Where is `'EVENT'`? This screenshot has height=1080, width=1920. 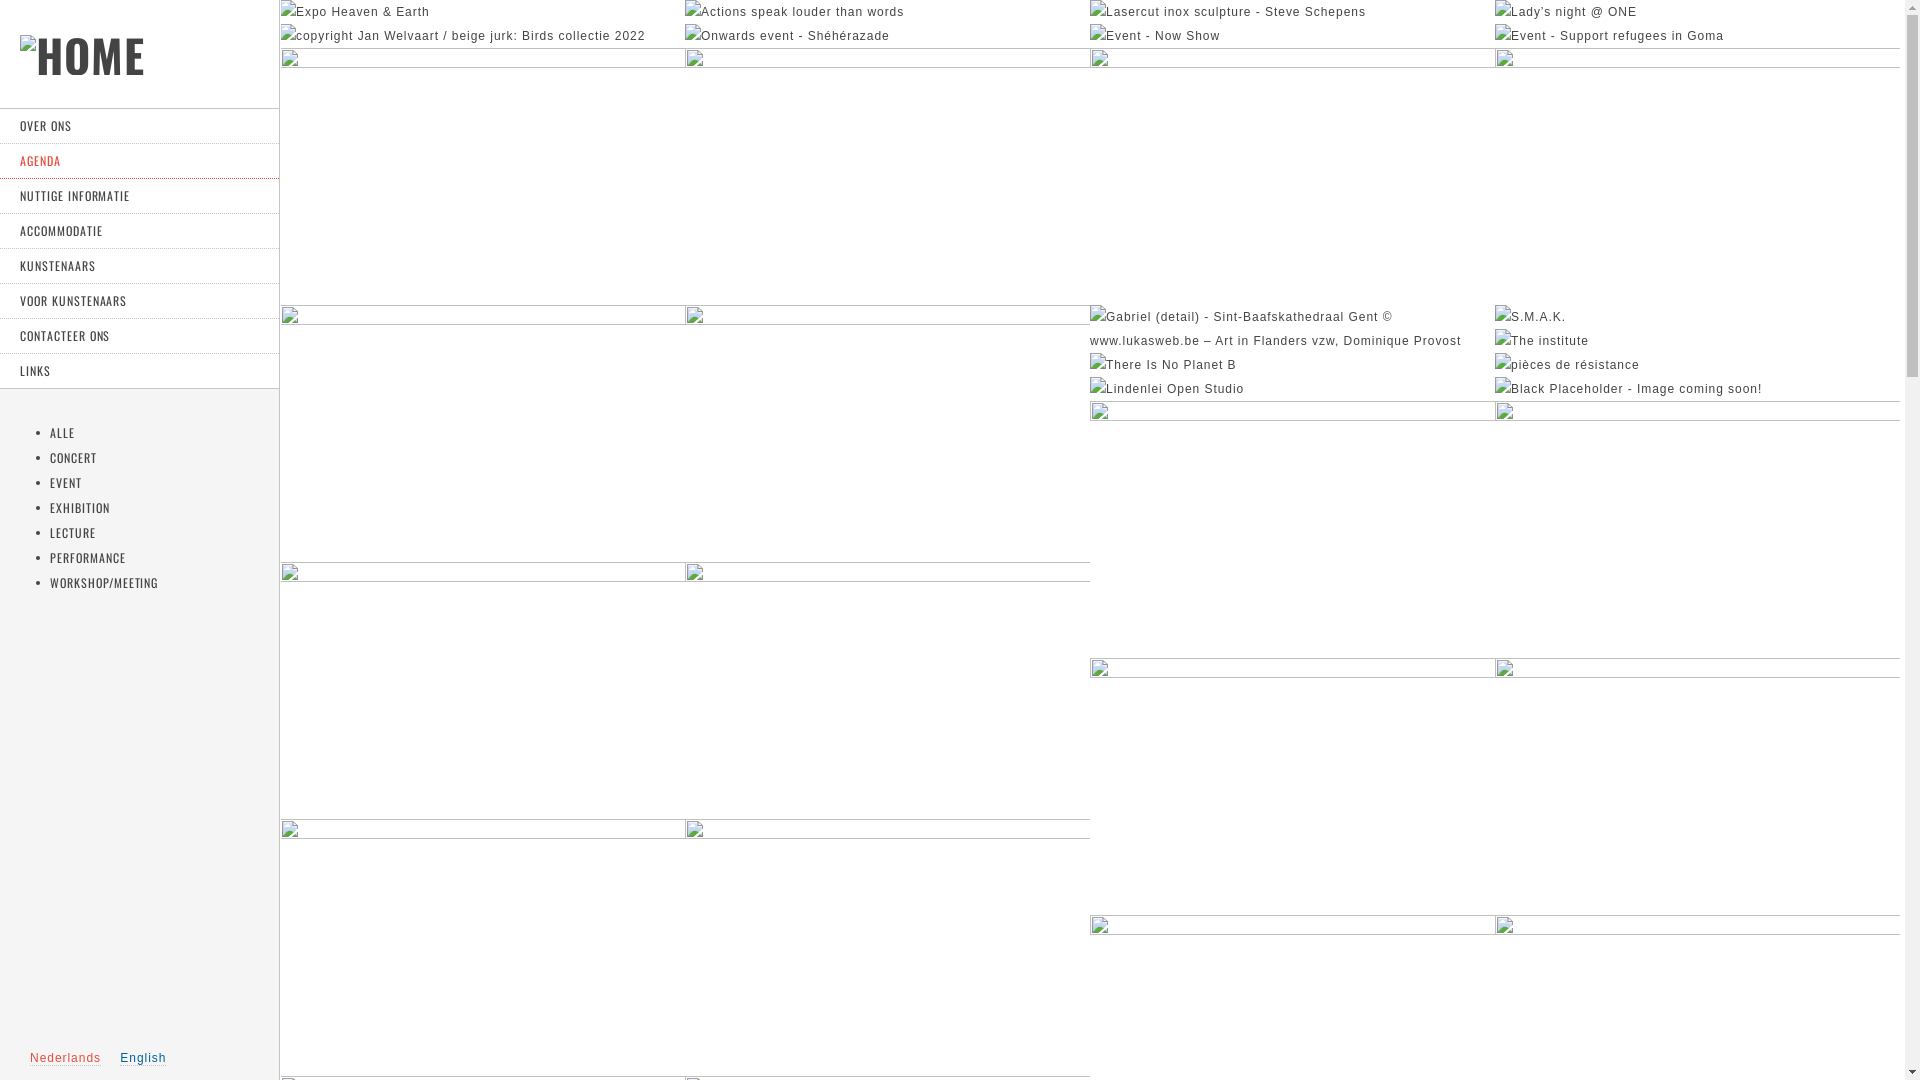
'EVENT' is located at coordinates (66, 482).